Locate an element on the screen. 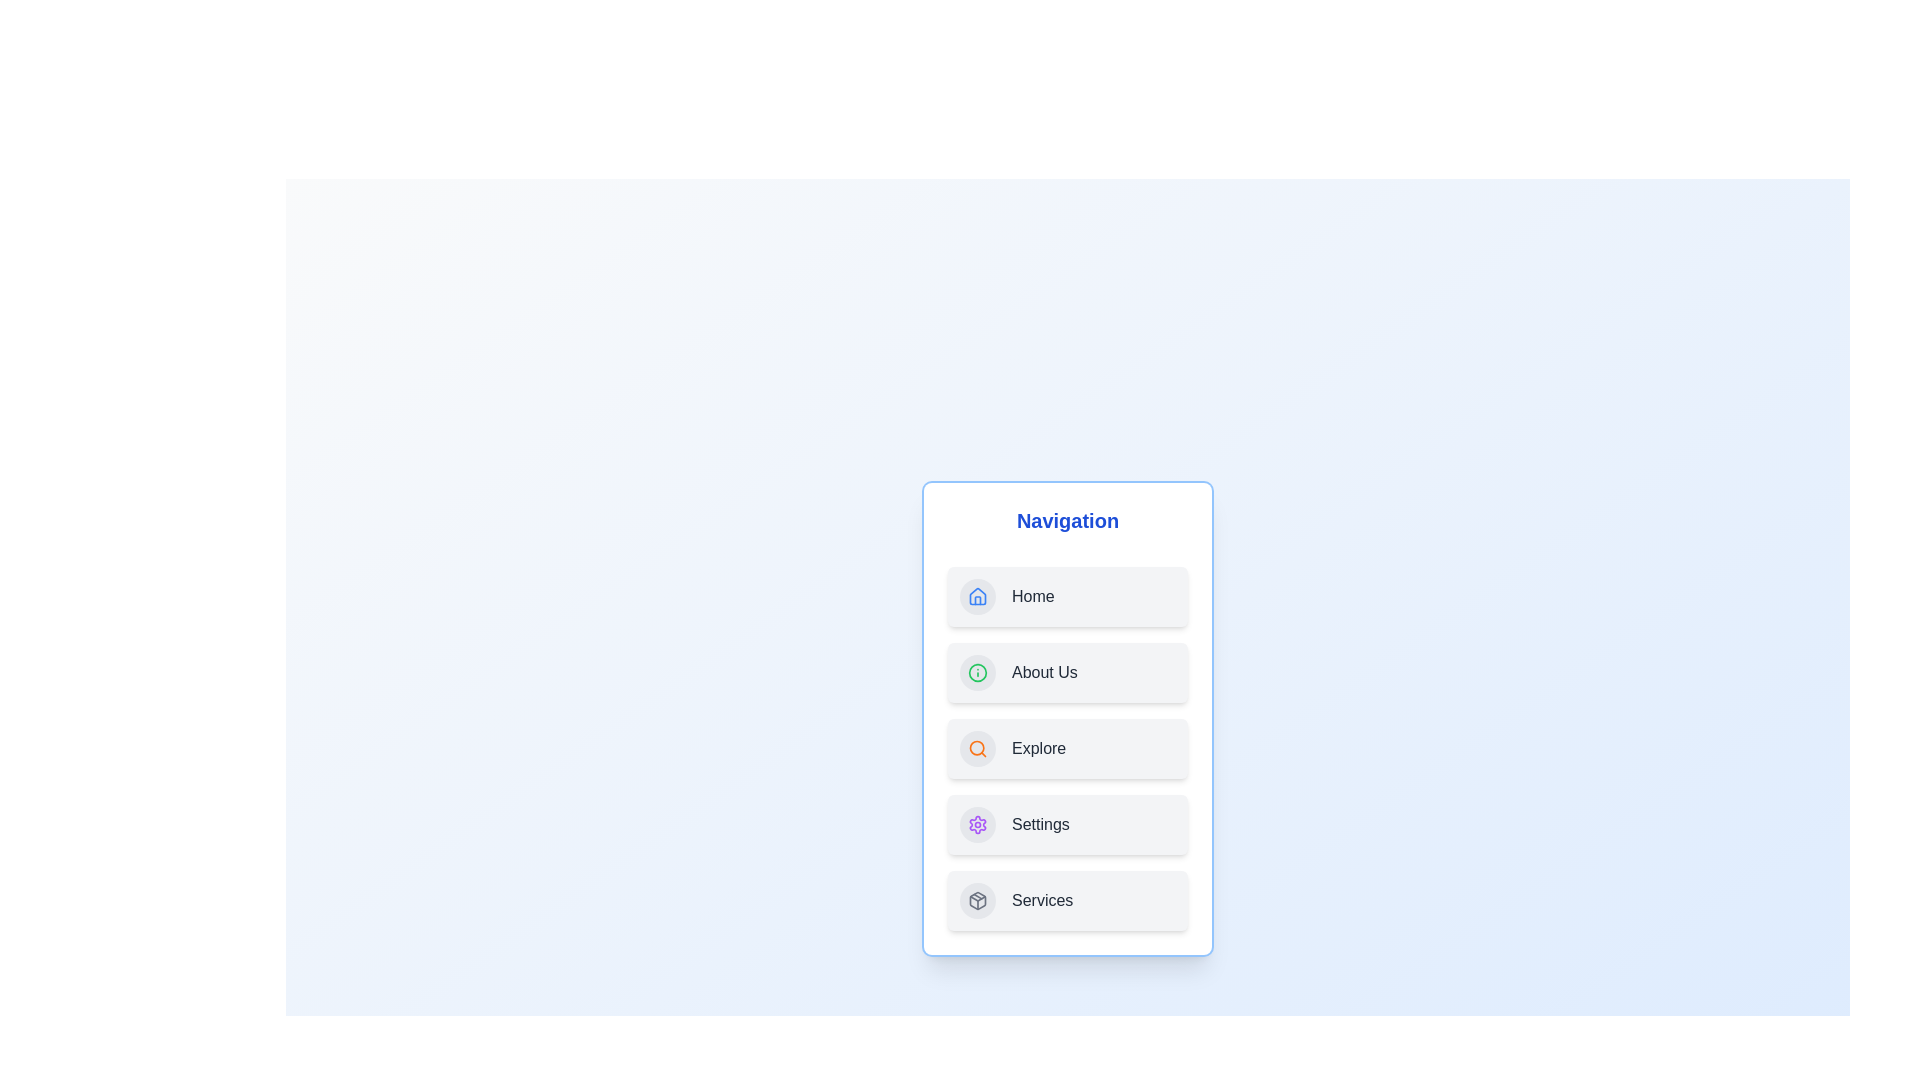 This screenshot has width=1920, height=1080. the navigation item labeled Services is located at coordinates (1067, 901).